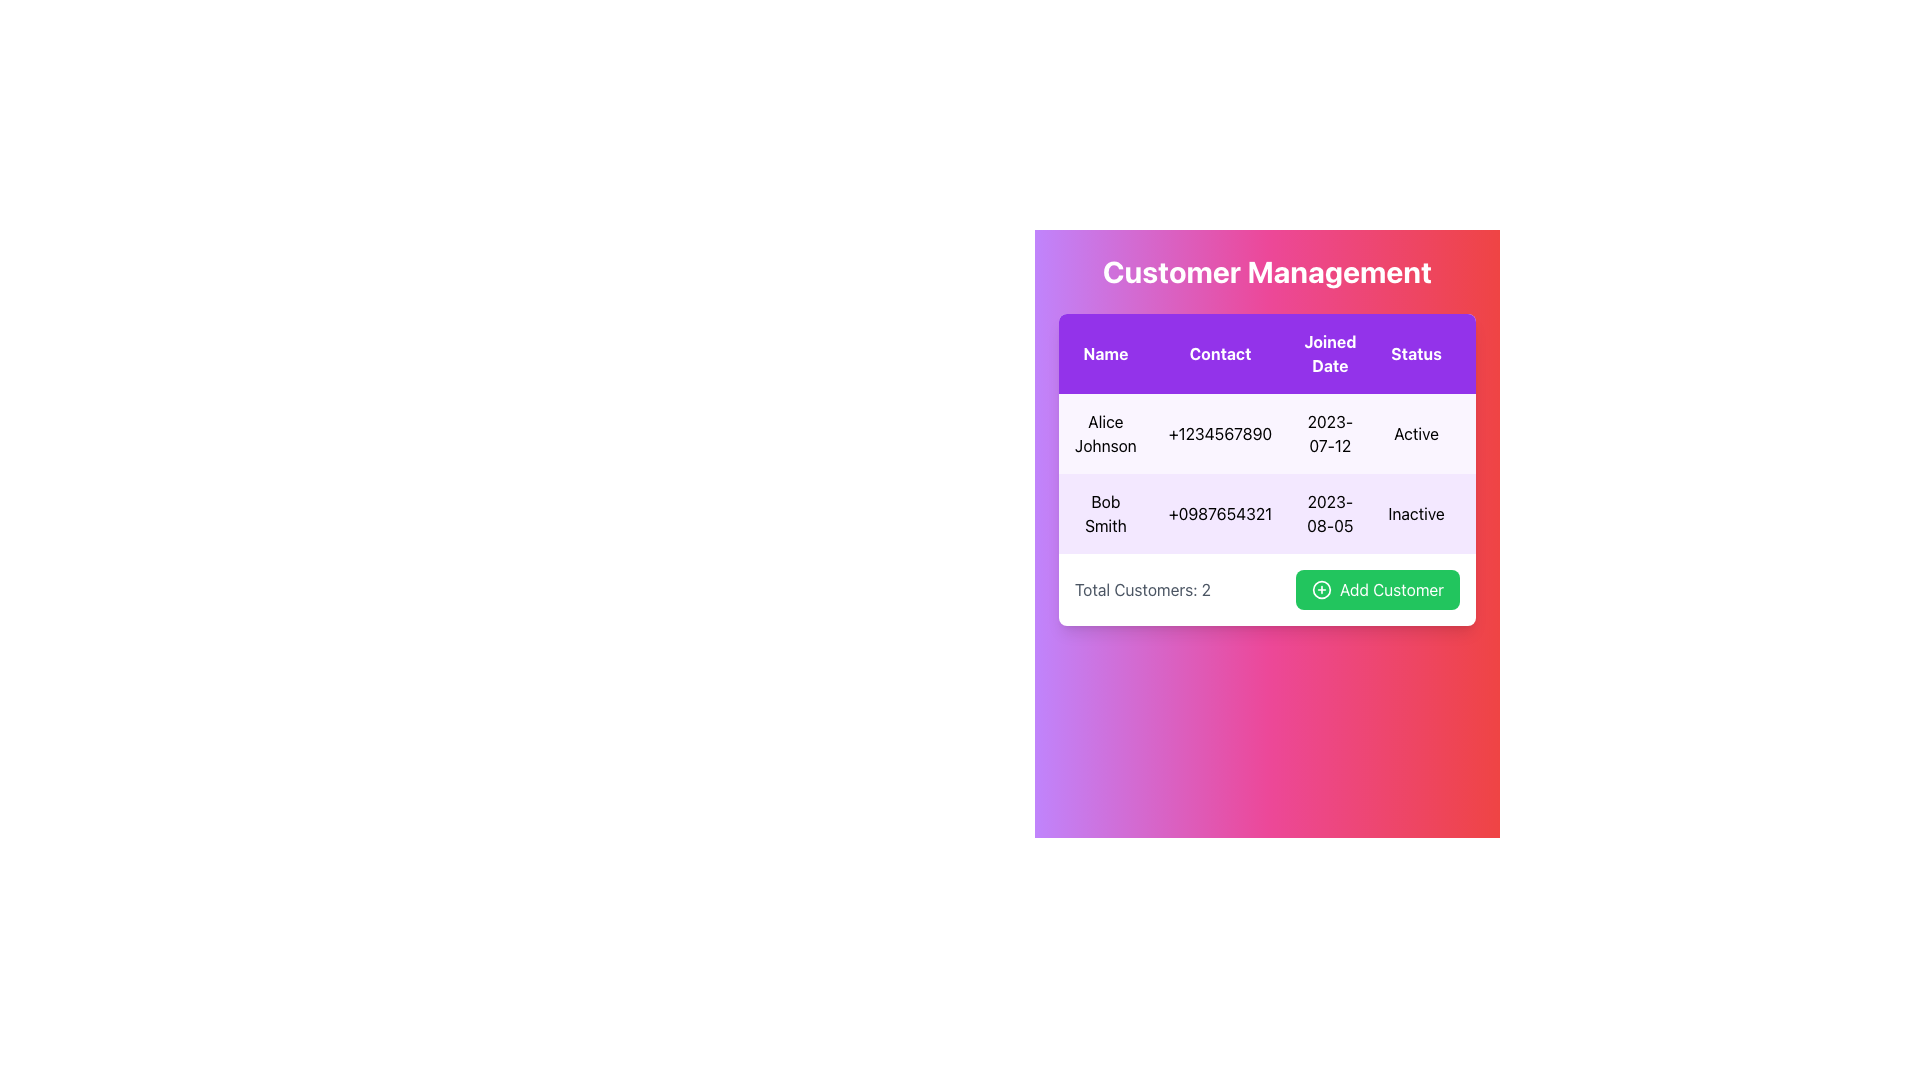 The image size is (1920, 1080). I want to click on the fourth column header text label that displays the status of entities in the table, positioned between 'Joined Date' and 'Actions', so click(1415, 353).